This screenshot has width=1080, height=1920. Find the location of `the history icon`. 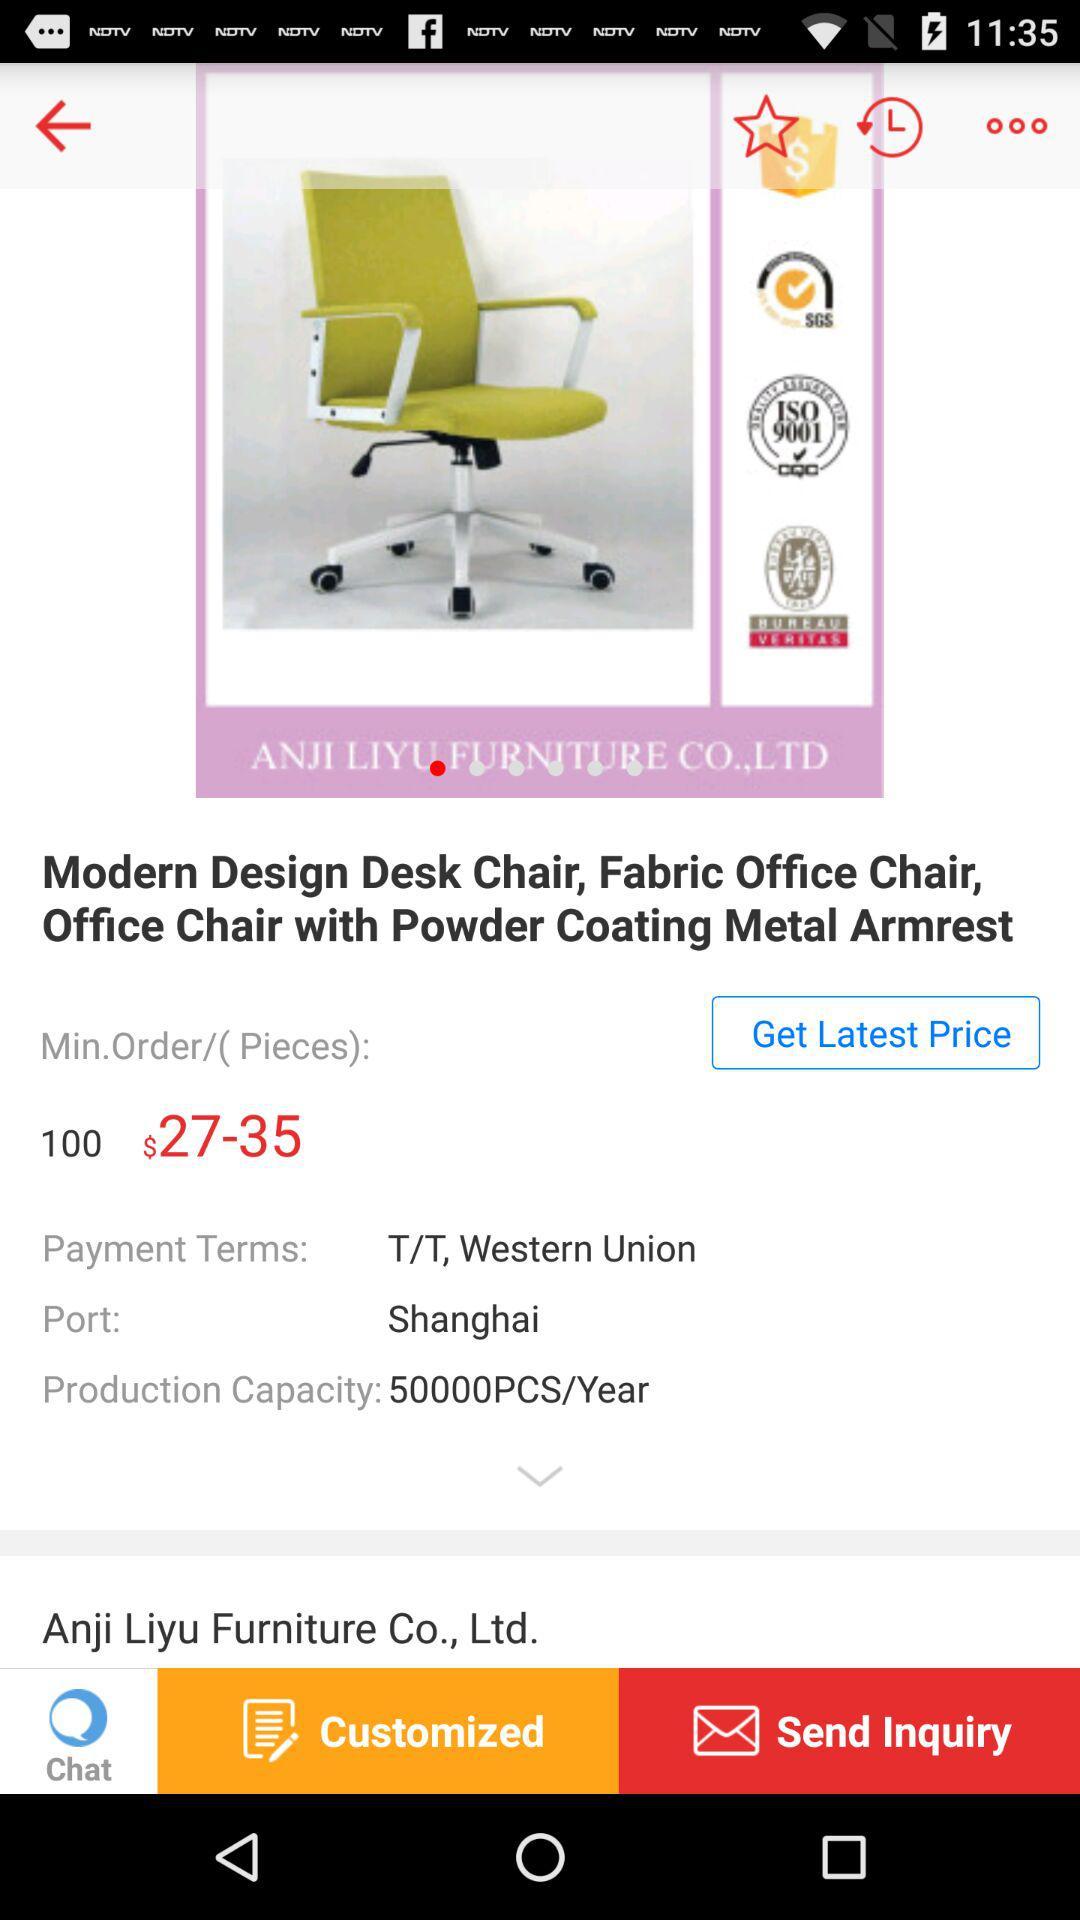

the history icon is located at coordinates (890, 133).